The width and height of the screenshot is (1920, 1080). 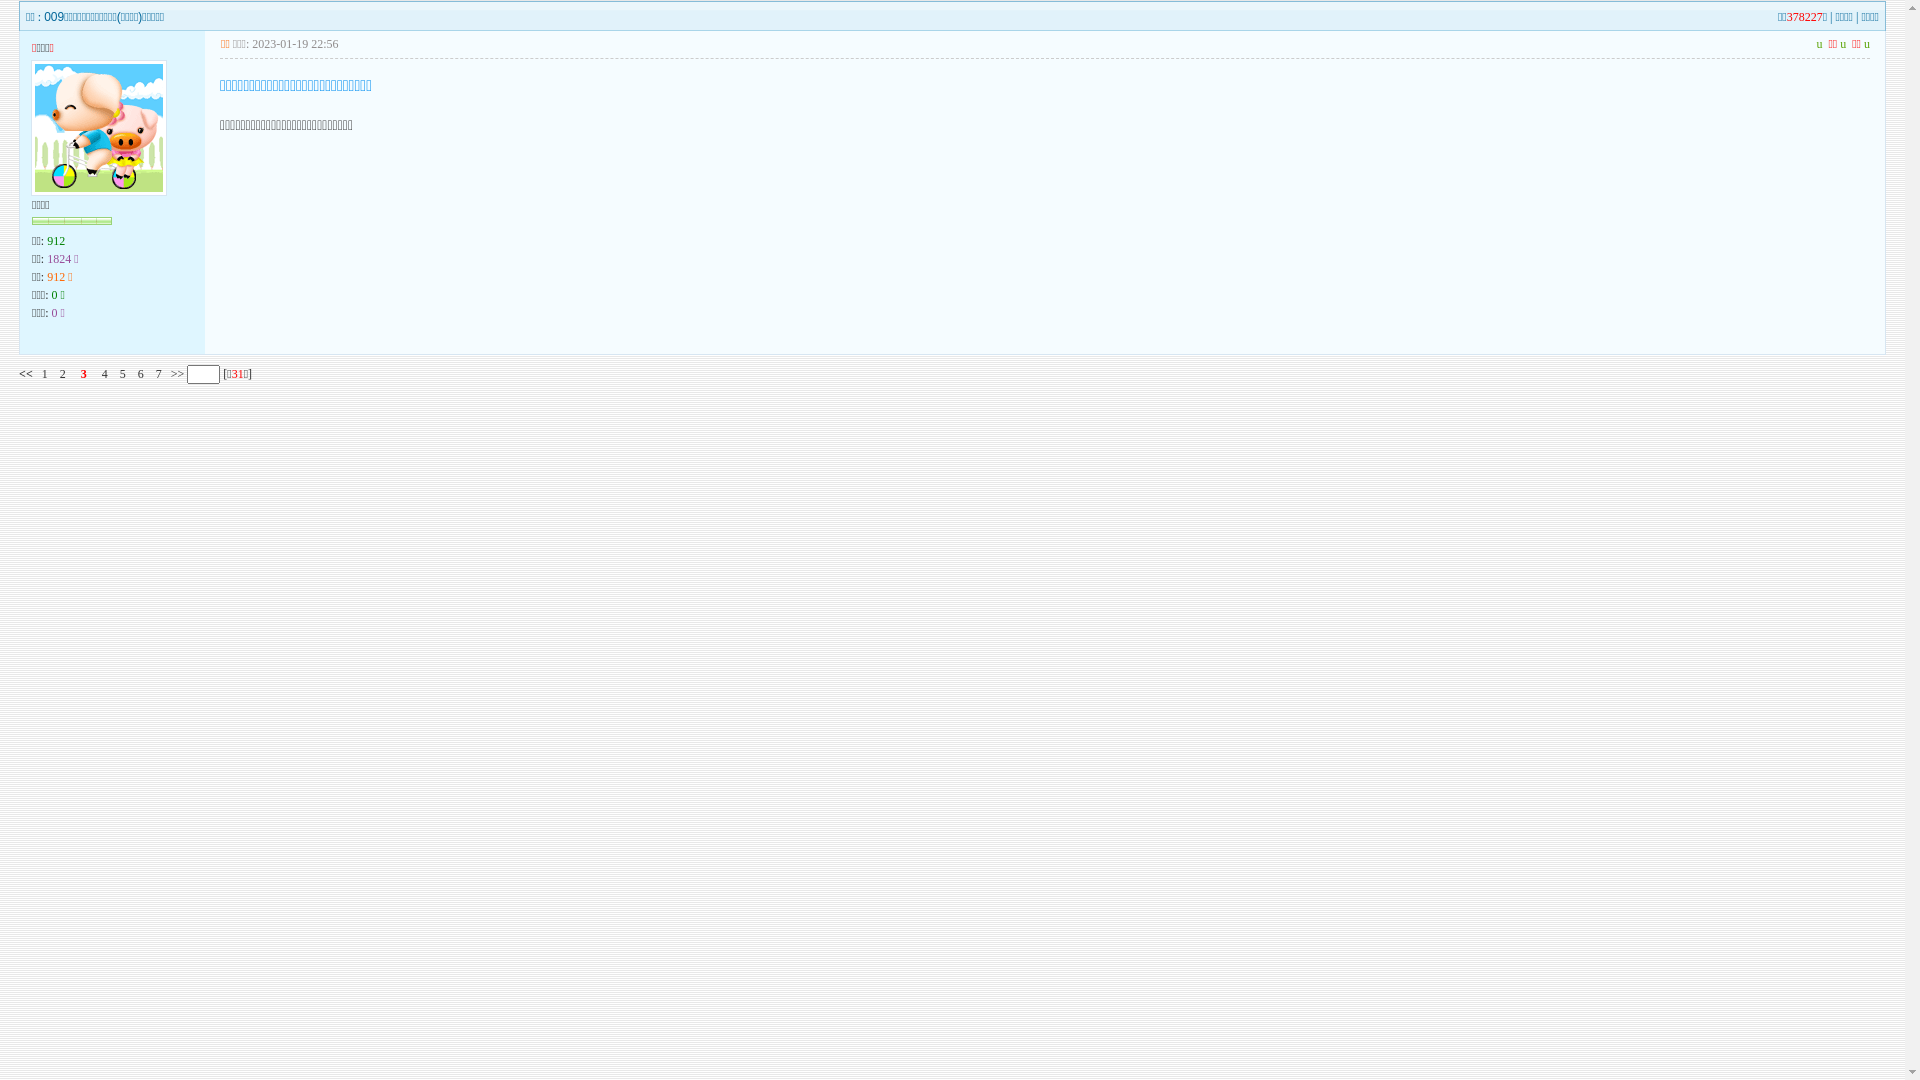 What do you see at coordinates (139, 374) in the screenshot?
I see `'6'` at bounding box center [139, 374].